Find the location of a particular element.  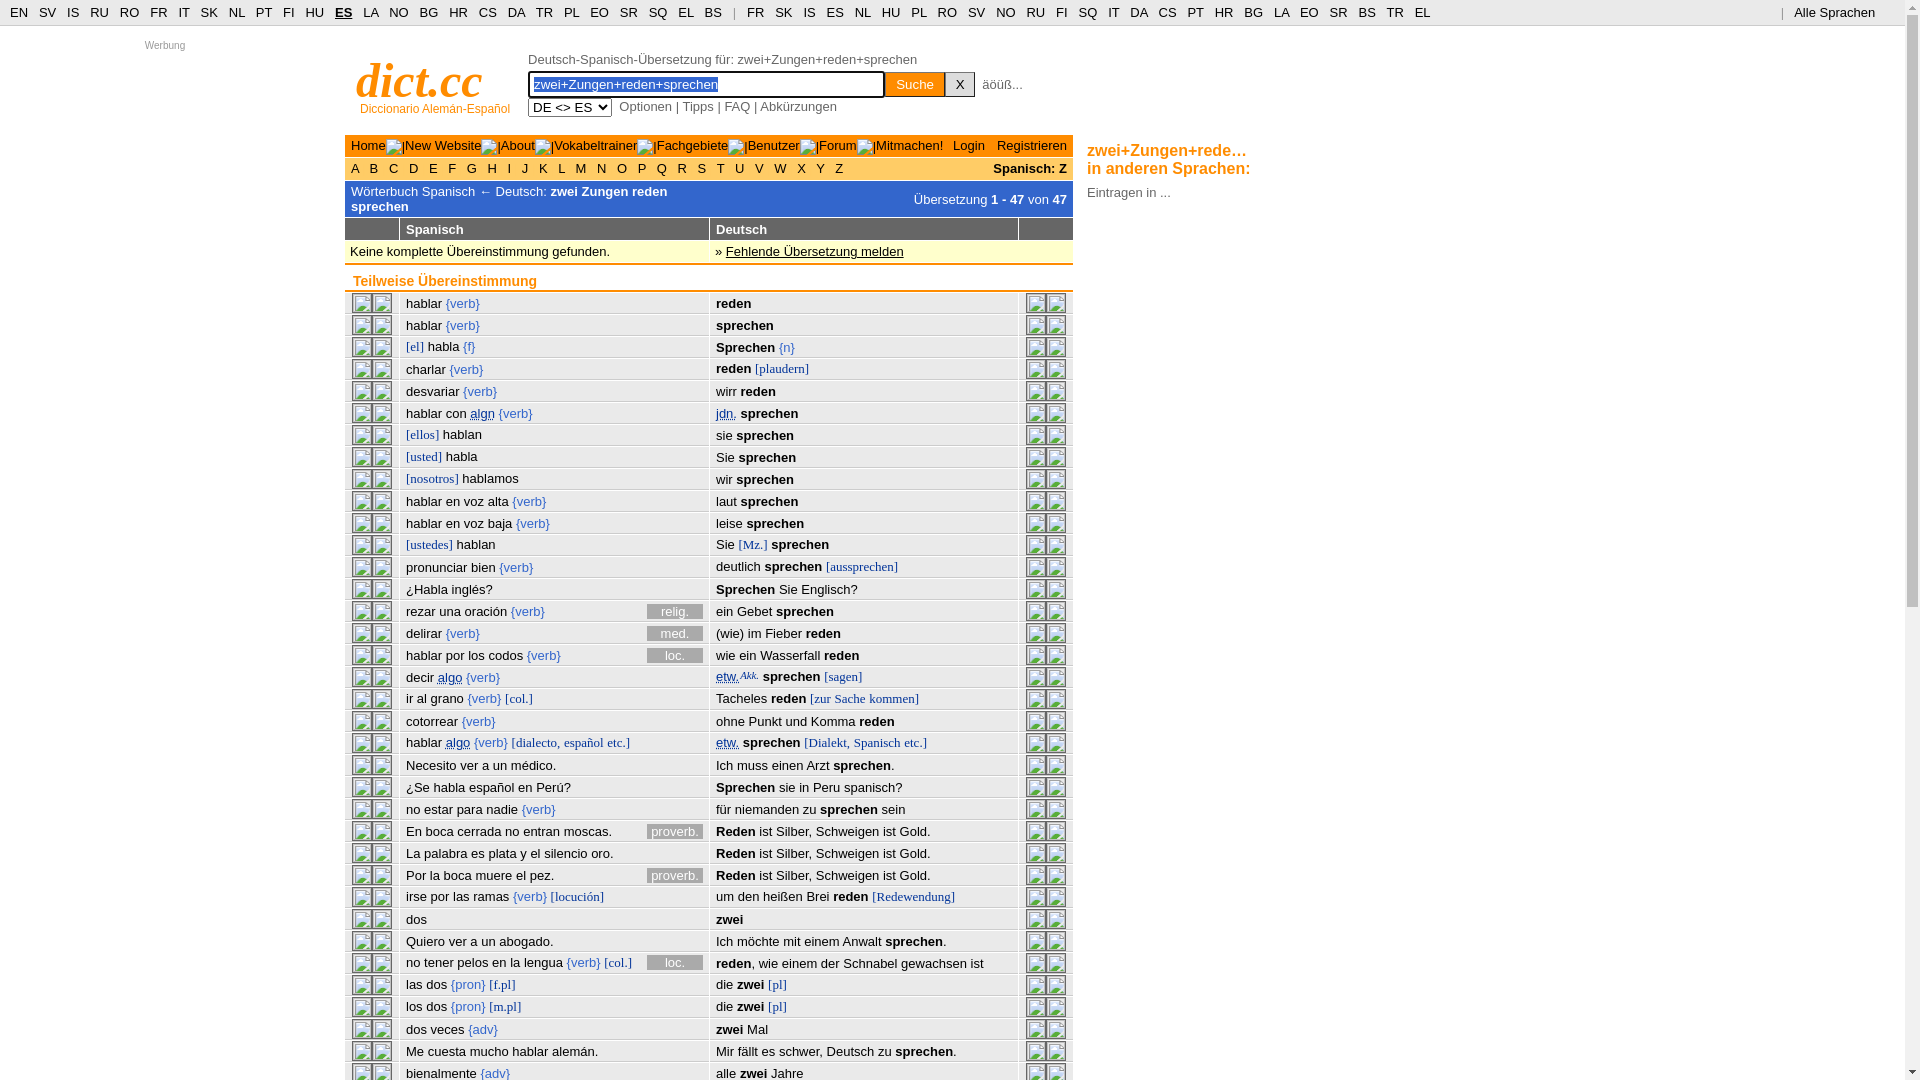

'dos' is located at coordinates (415, 919).